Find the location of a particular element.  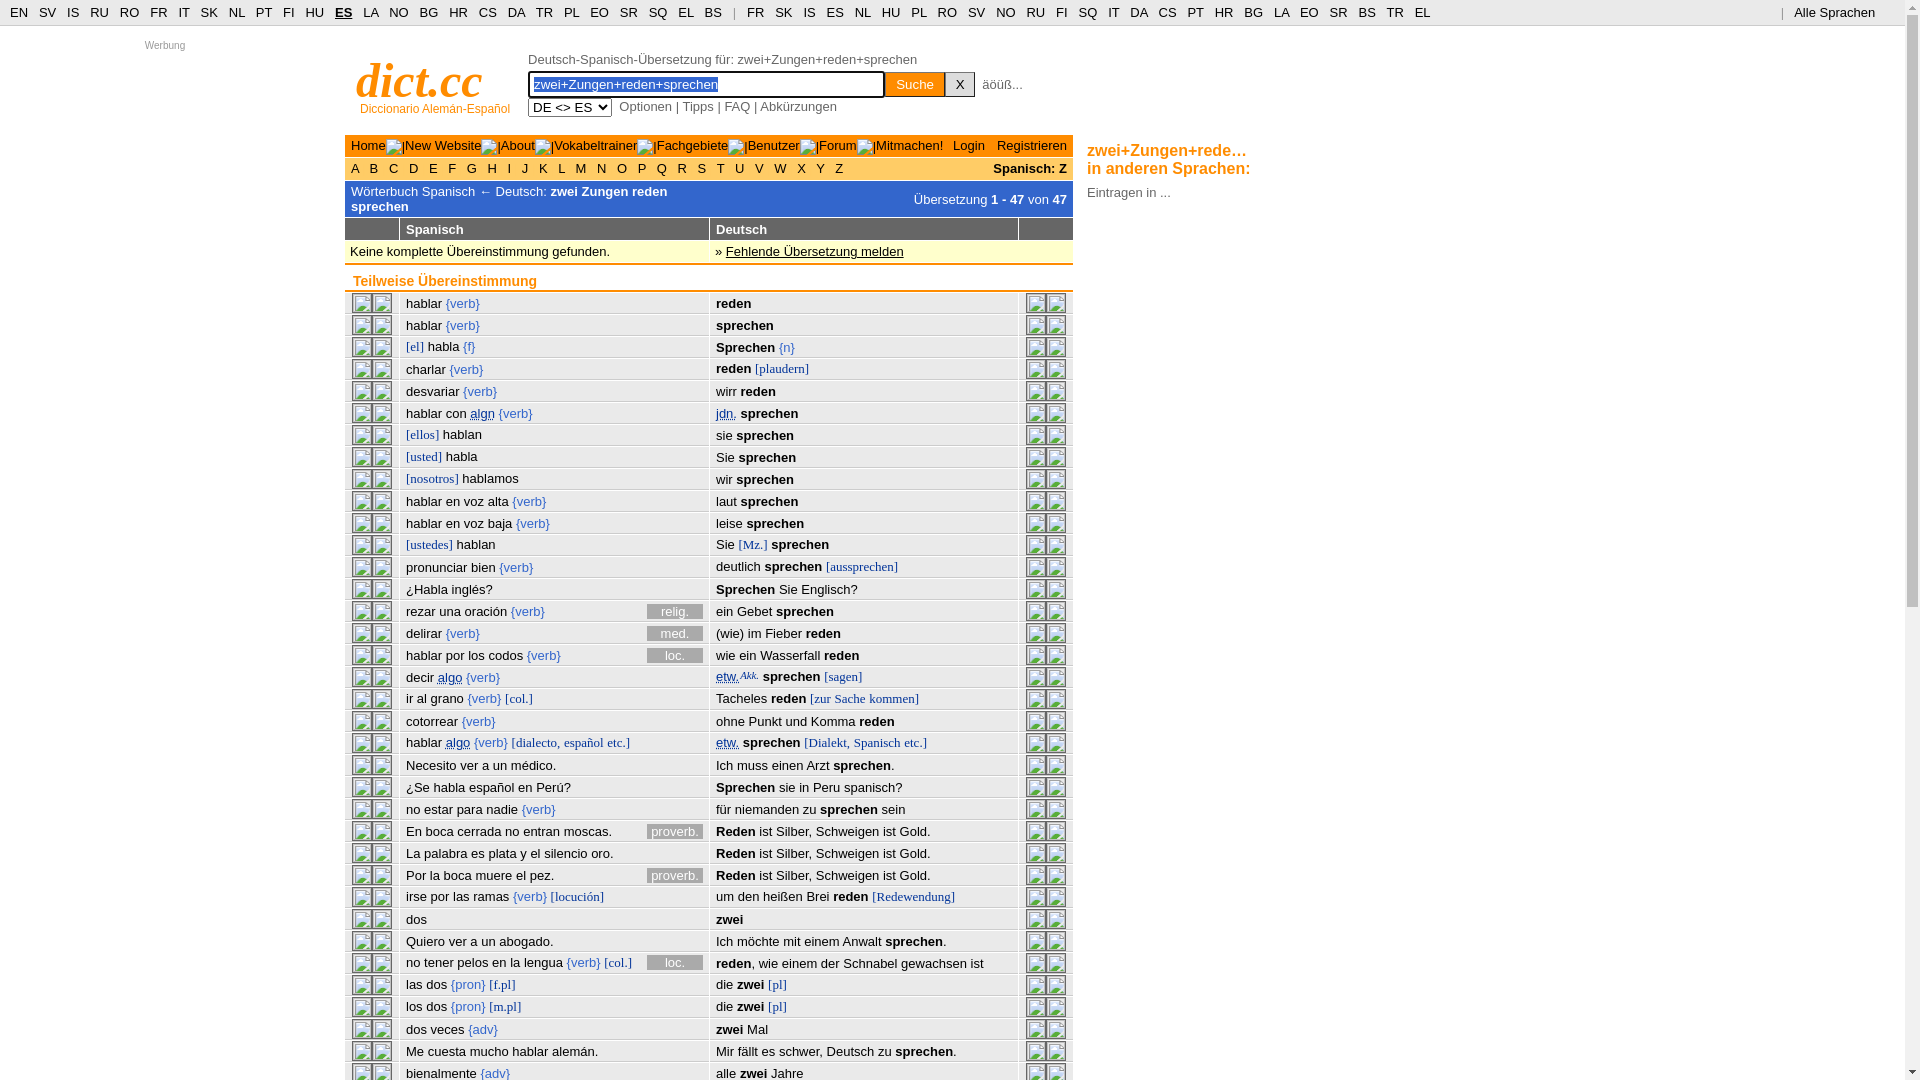

'dos' is located at coordinates (415, 919).